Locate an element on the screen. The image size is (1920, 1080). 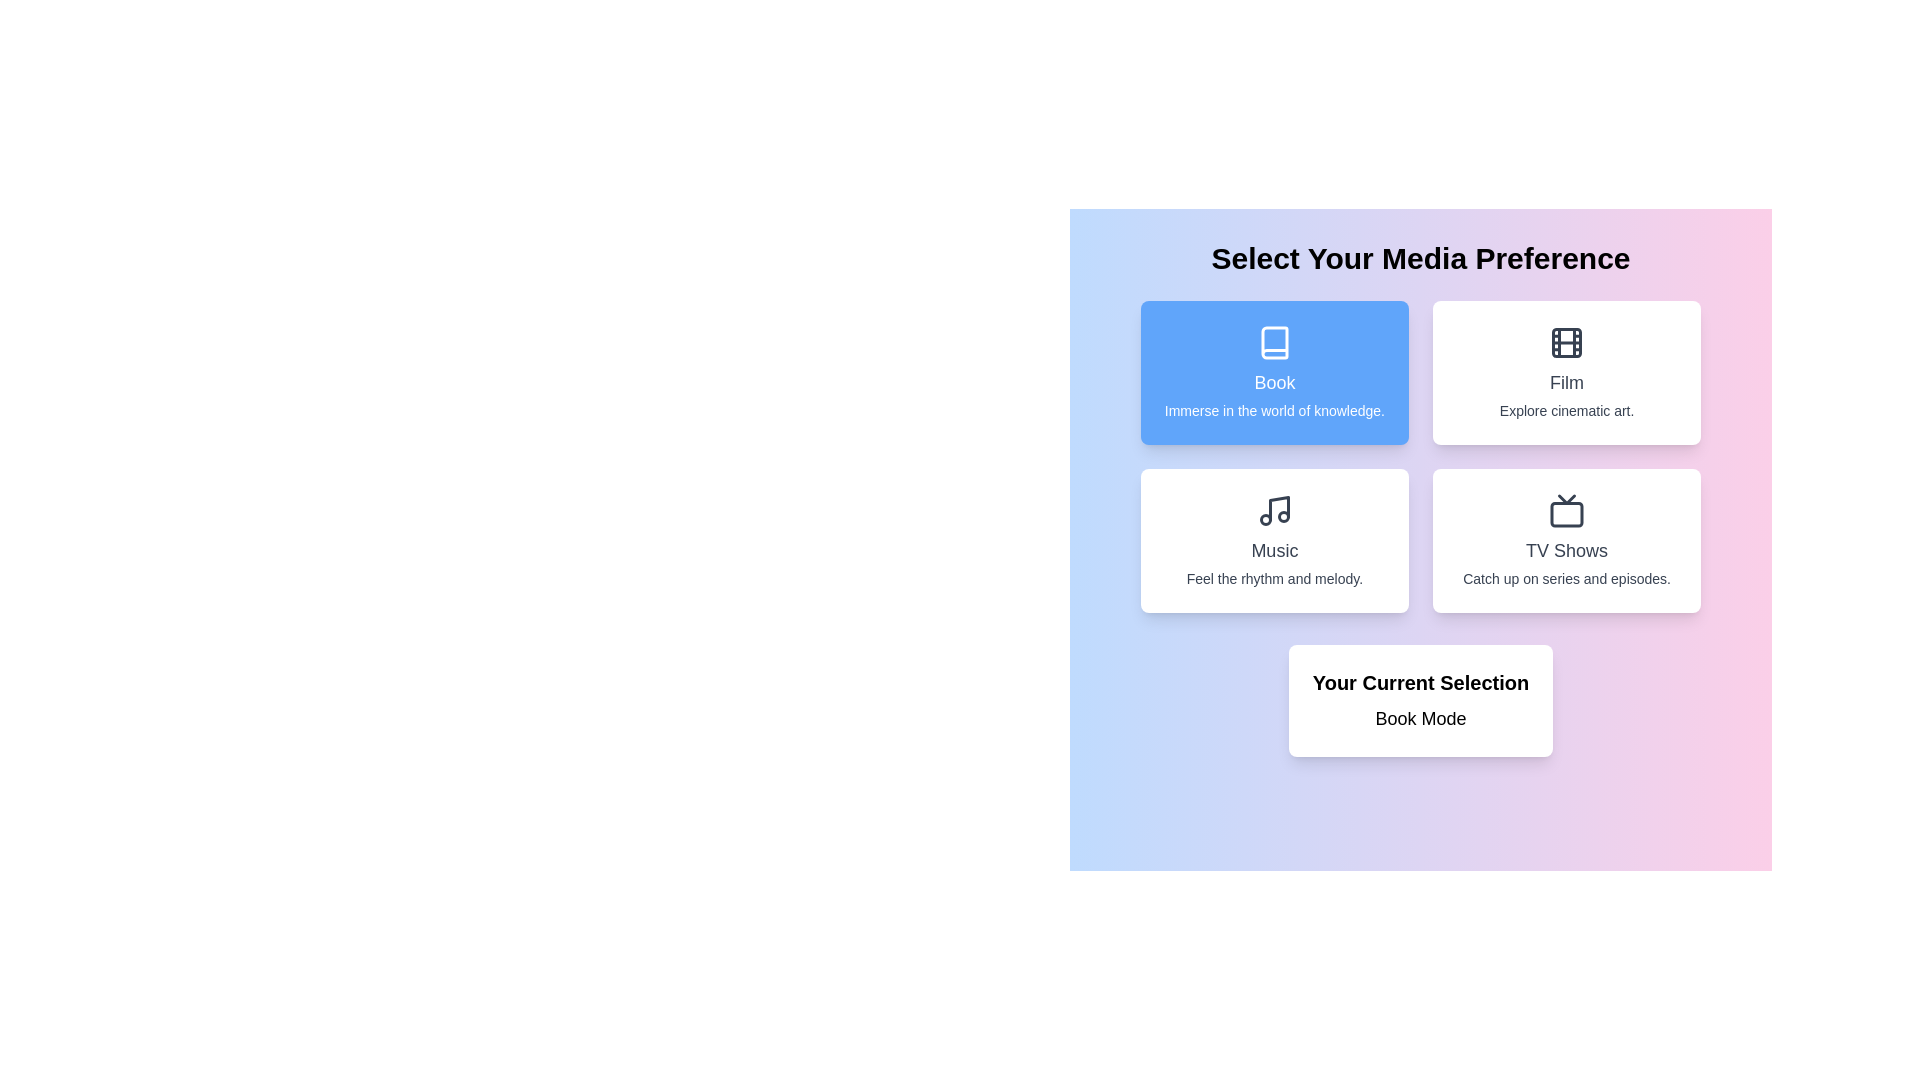
the 'Your Current Selection' section to confirm the current media selection is located at coordinates (1419, 700).